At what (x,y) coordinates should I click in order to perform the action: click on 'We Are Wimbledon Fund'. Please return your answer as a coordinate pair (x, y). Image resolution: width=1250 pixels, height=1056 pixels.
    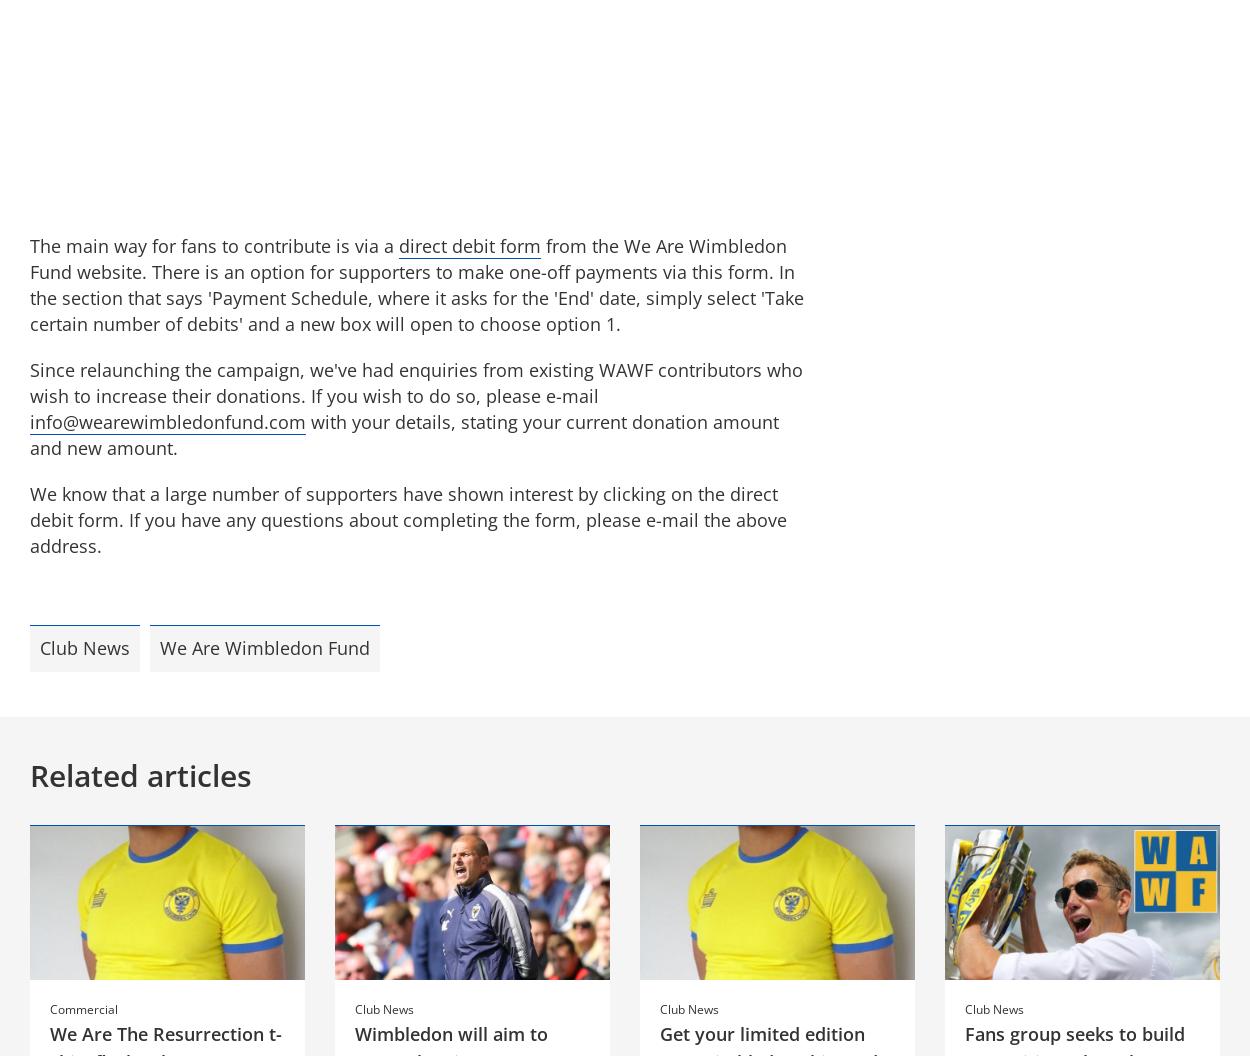
    Looking at the image, I should click on (265, 646).